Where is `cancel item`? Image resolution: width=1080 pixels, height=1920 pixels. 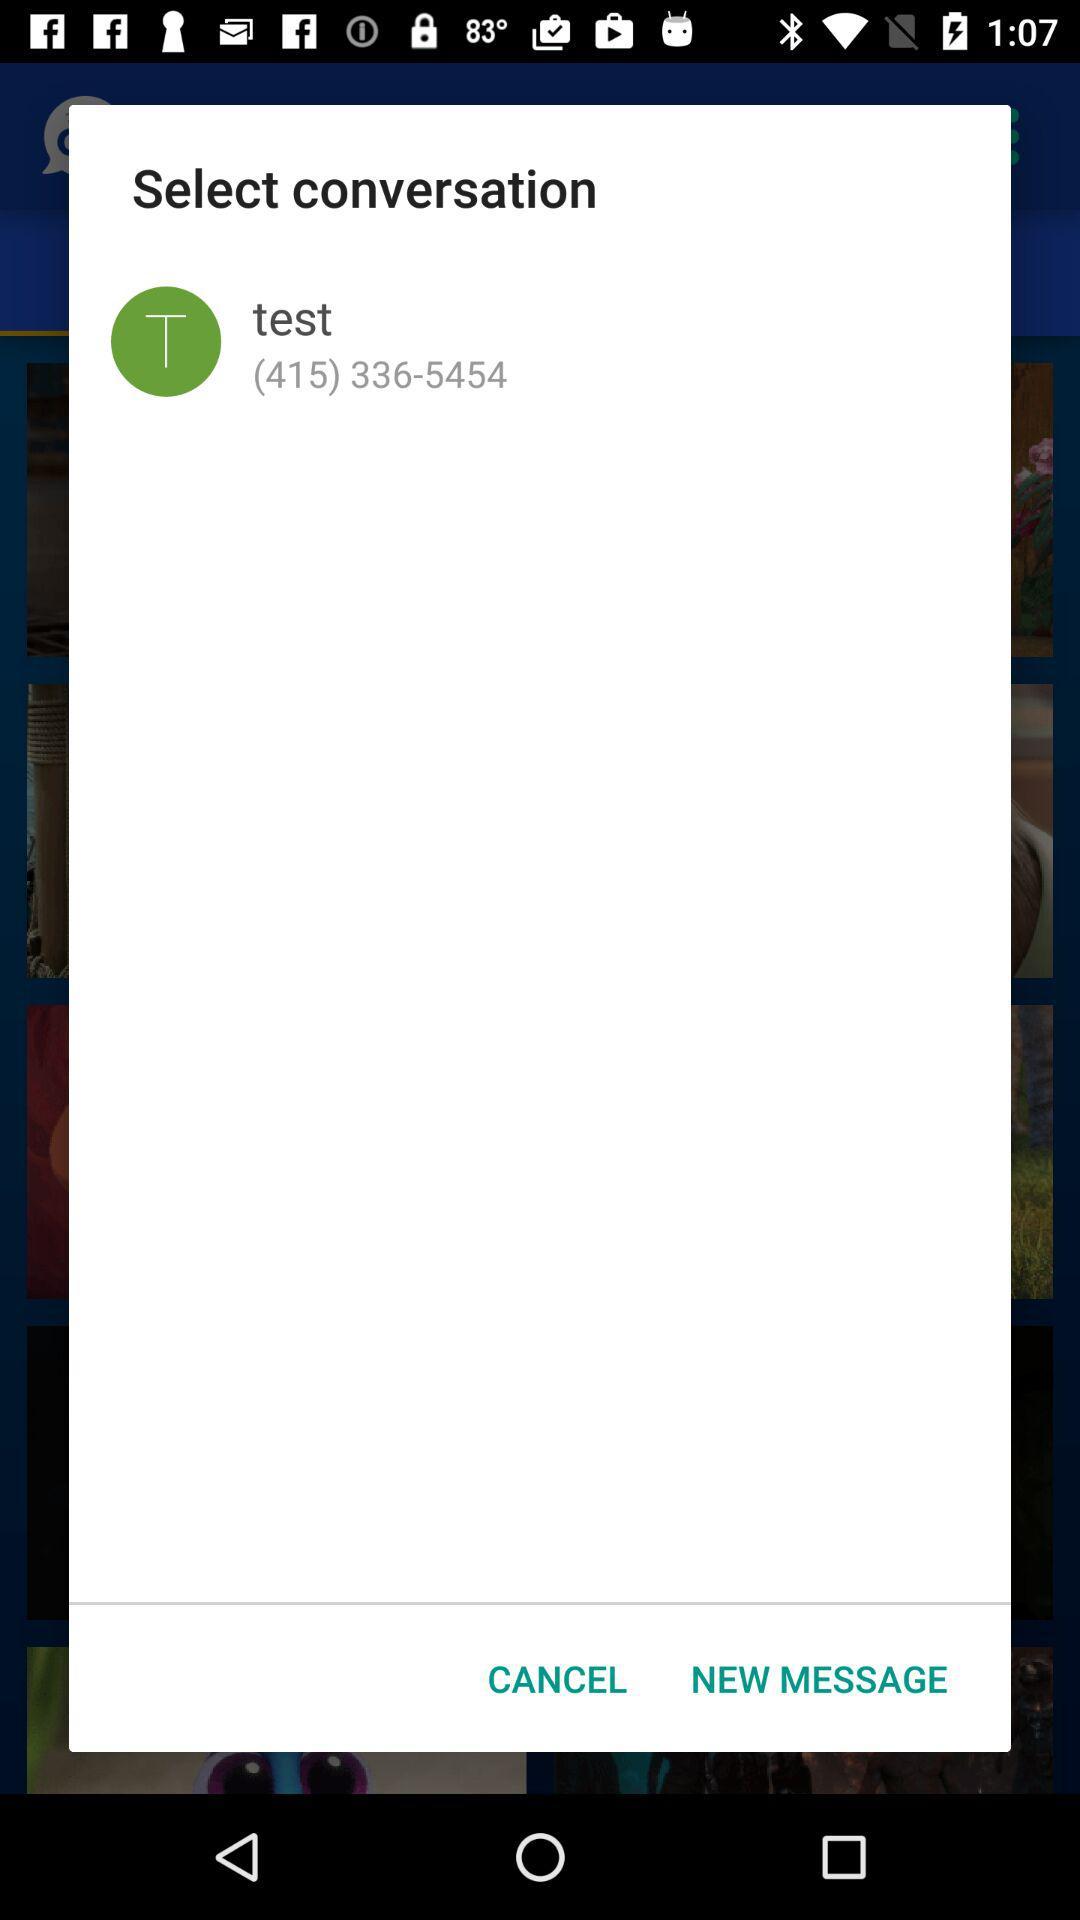
cancel item is located at coordinates (557, 1678).